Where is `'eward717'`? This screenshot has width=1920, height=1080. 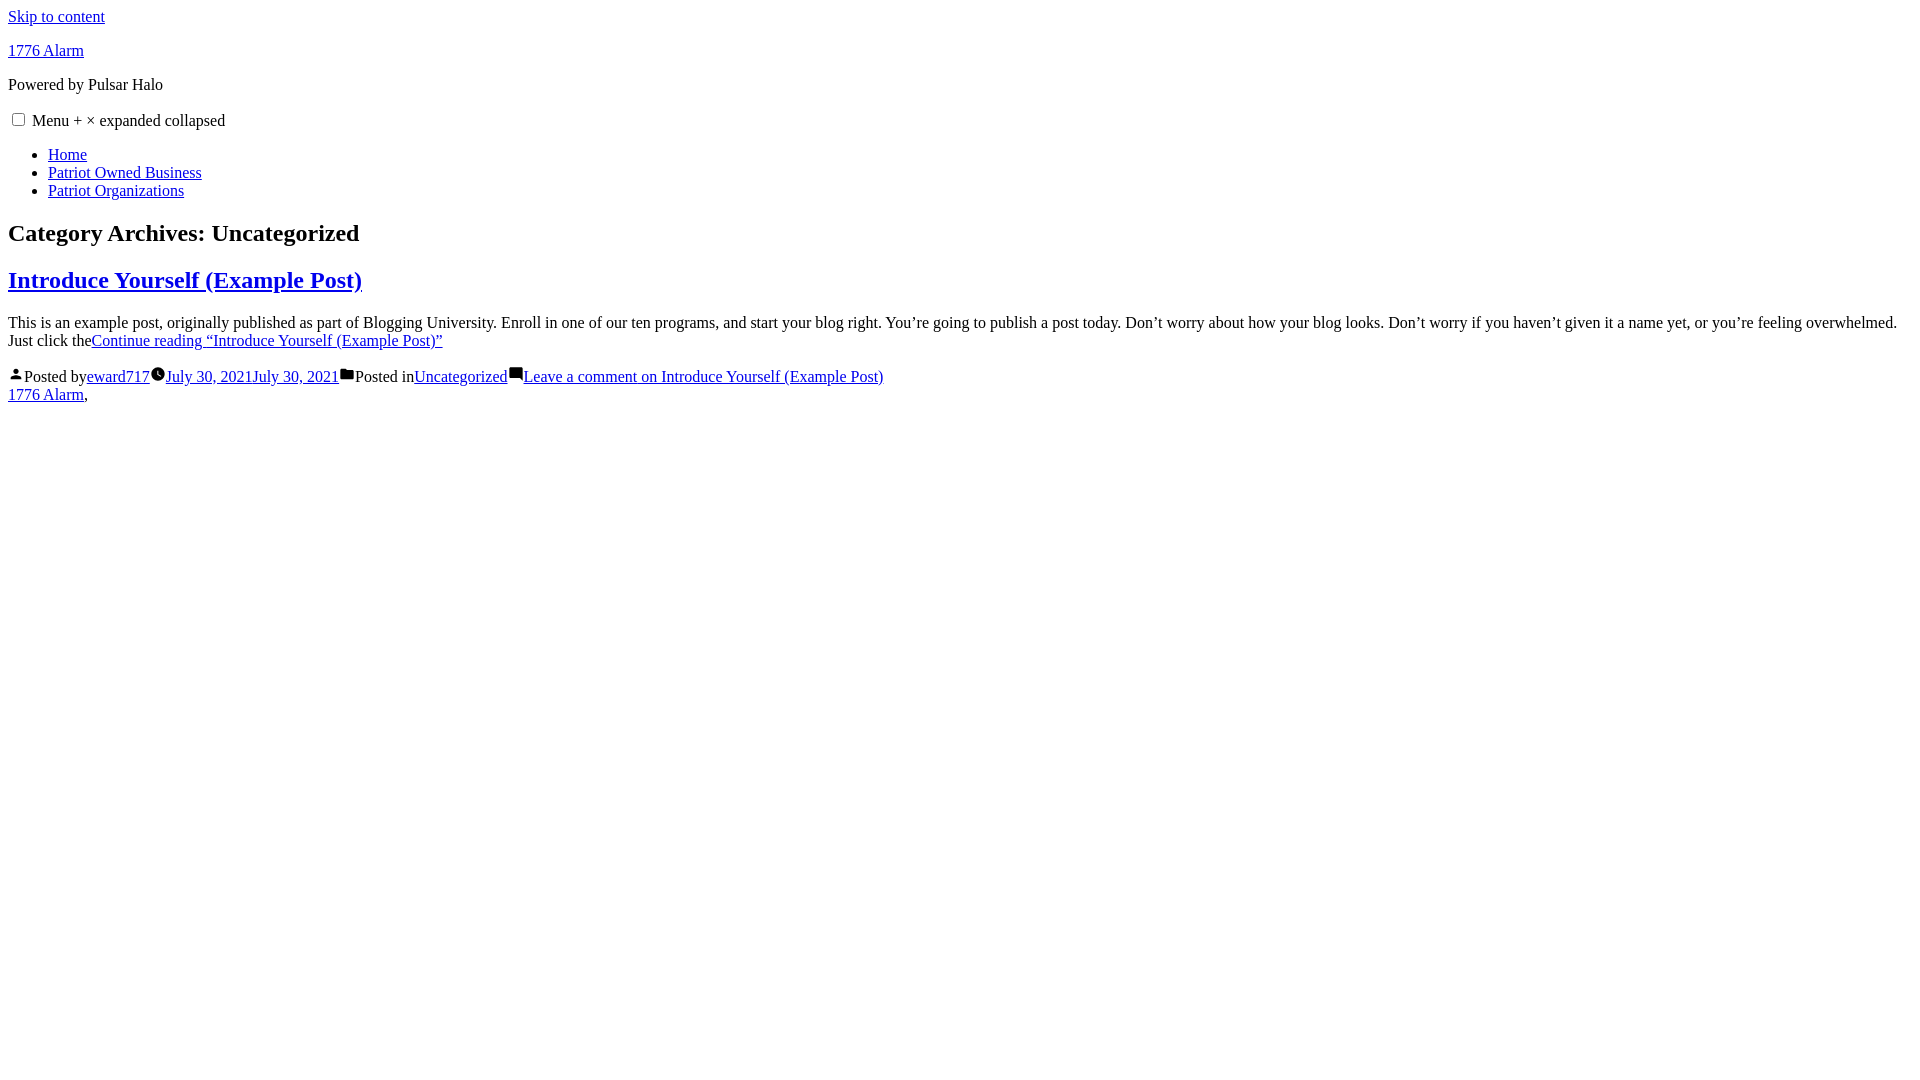 'eward717' is located at coordinates (85, 376).